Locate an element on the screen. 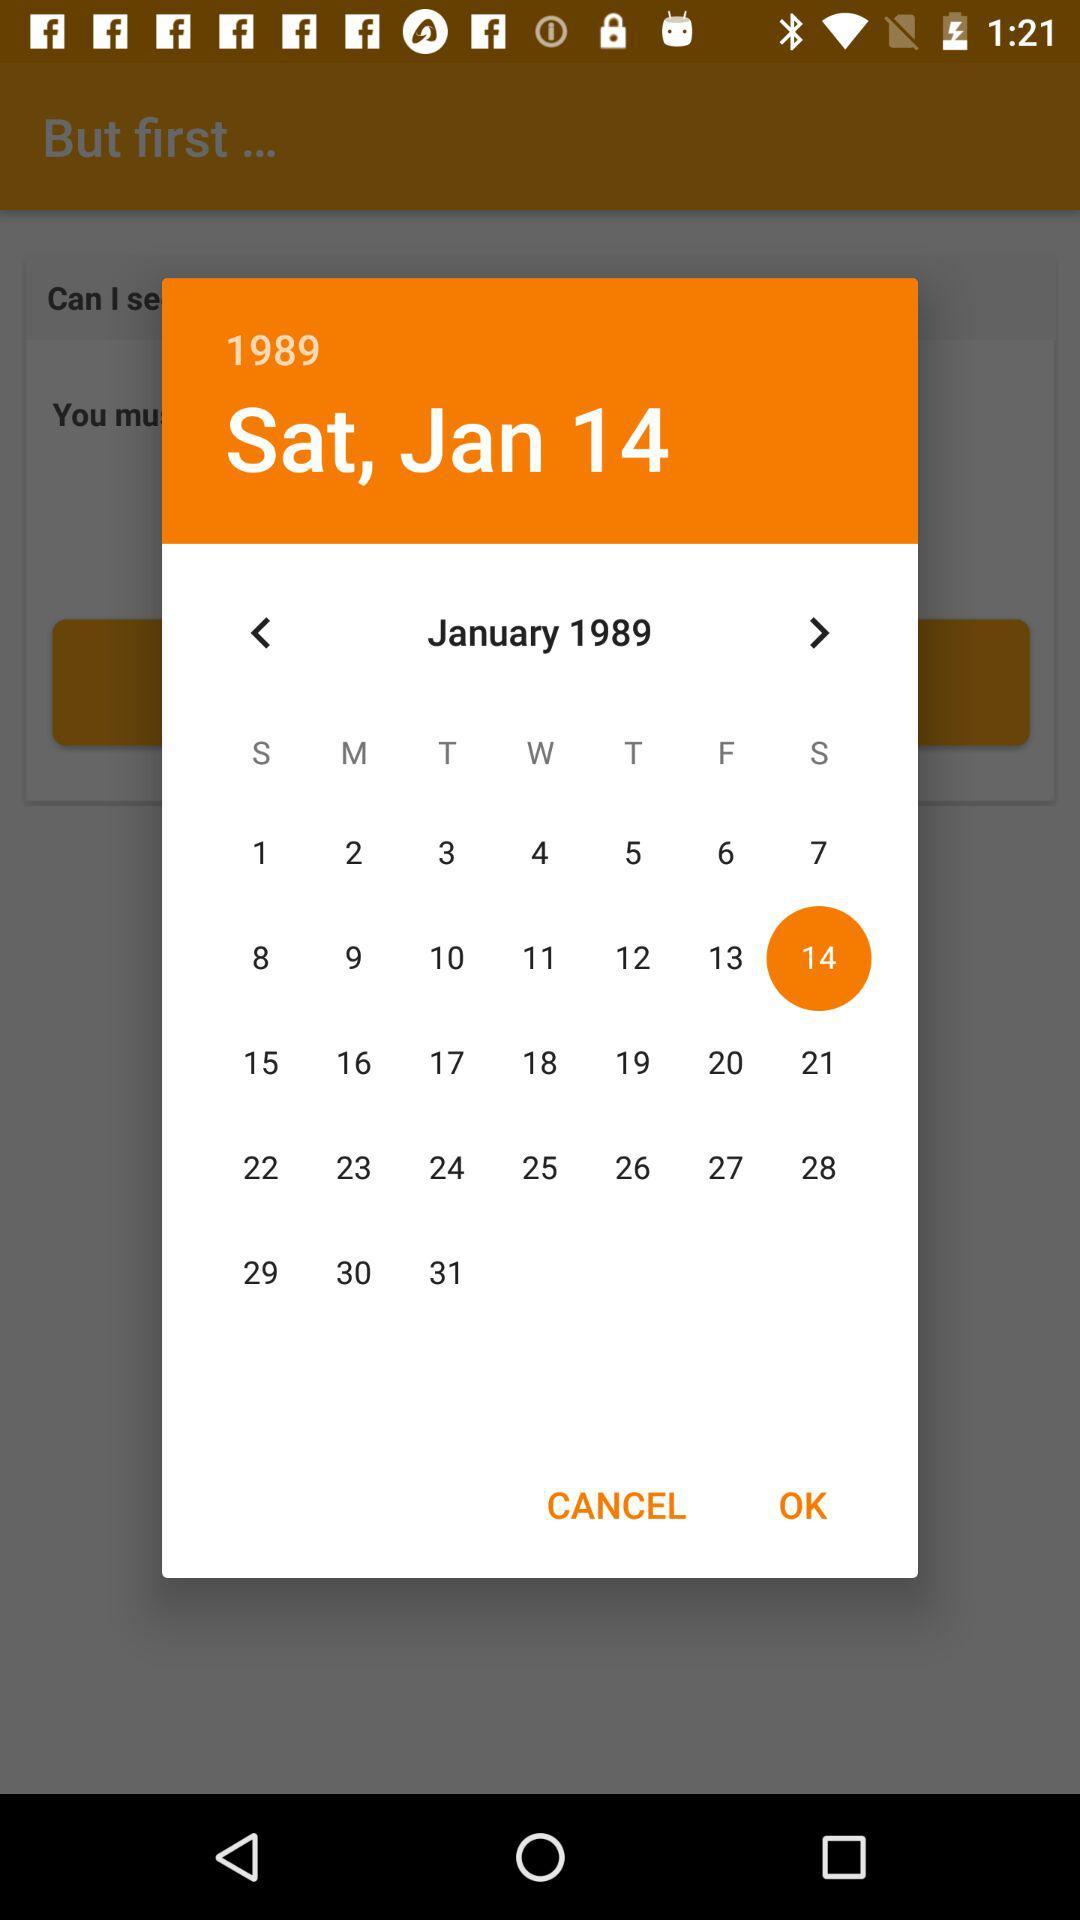  icon below 1989 item is located at coordinates (446, 435).